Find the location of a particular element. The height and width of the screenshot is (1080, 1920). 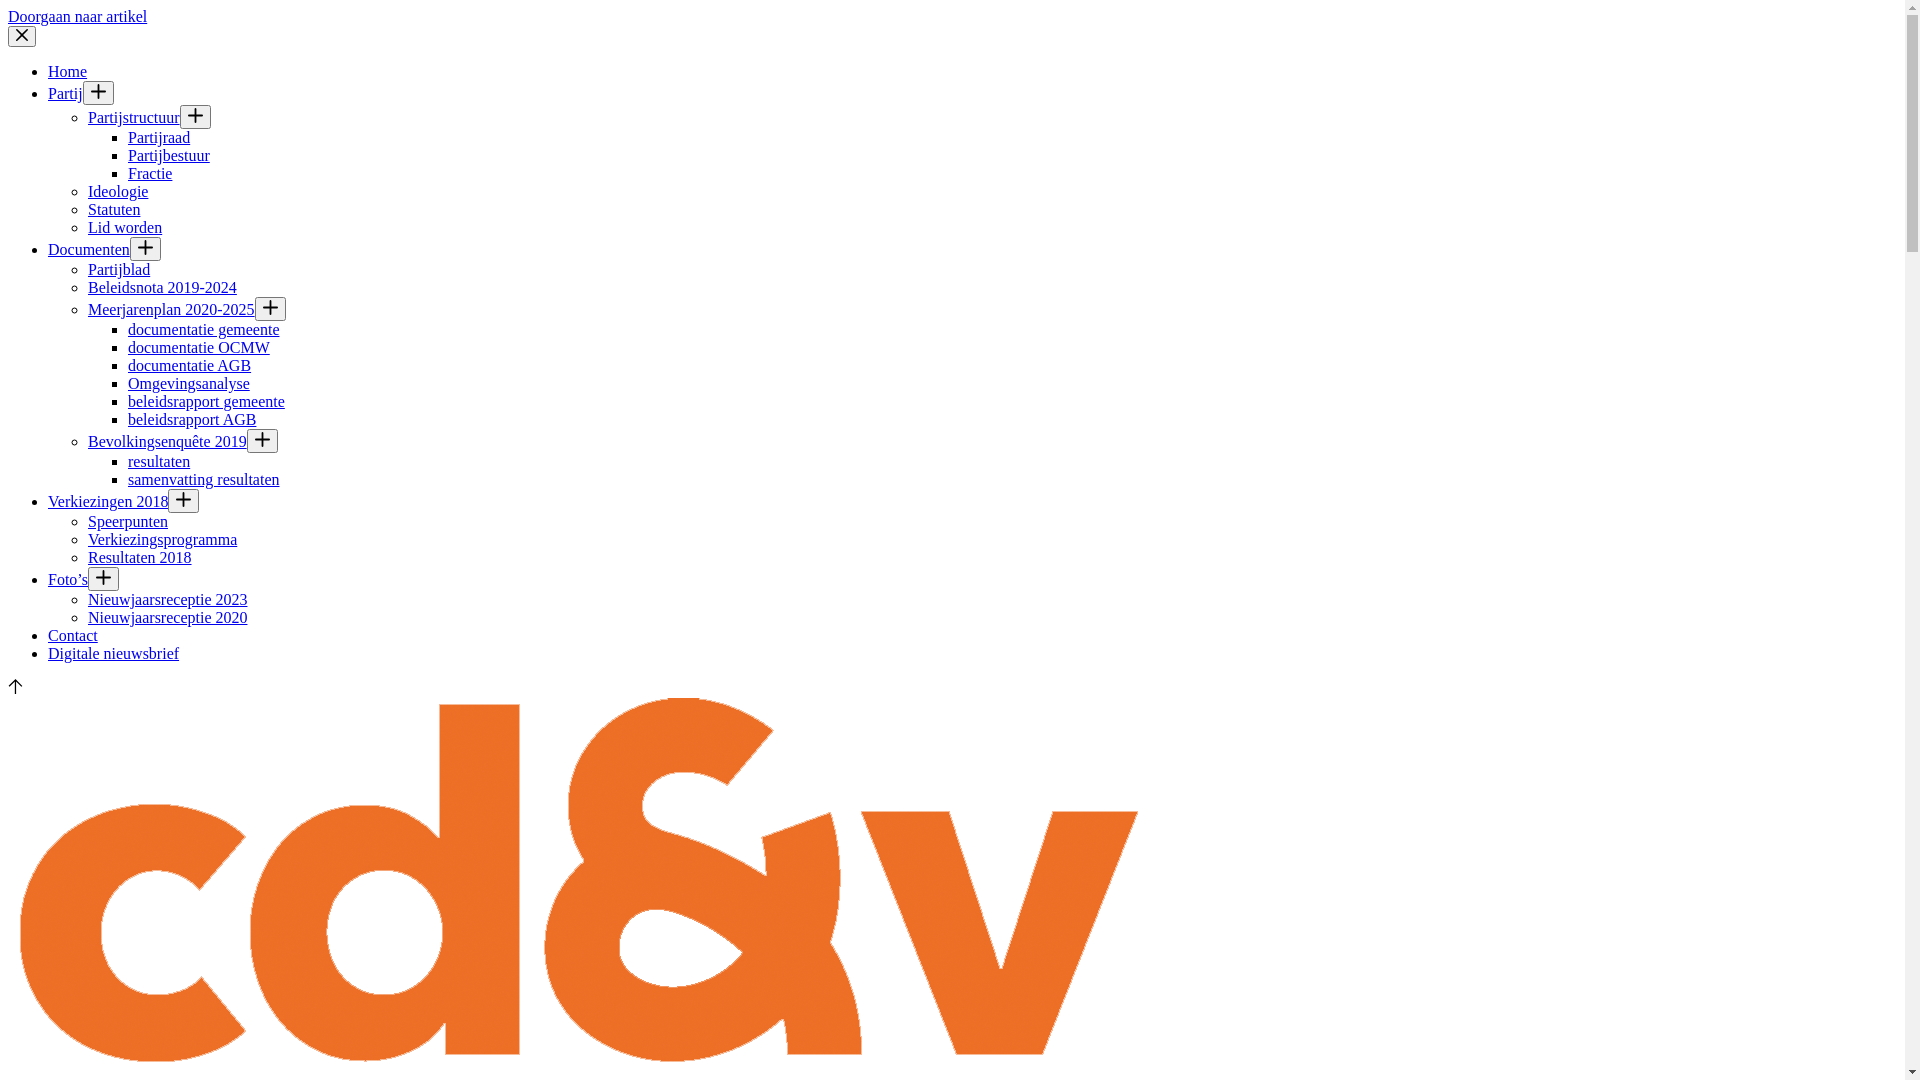

'Fractie' is located at coordinates (148, 172).